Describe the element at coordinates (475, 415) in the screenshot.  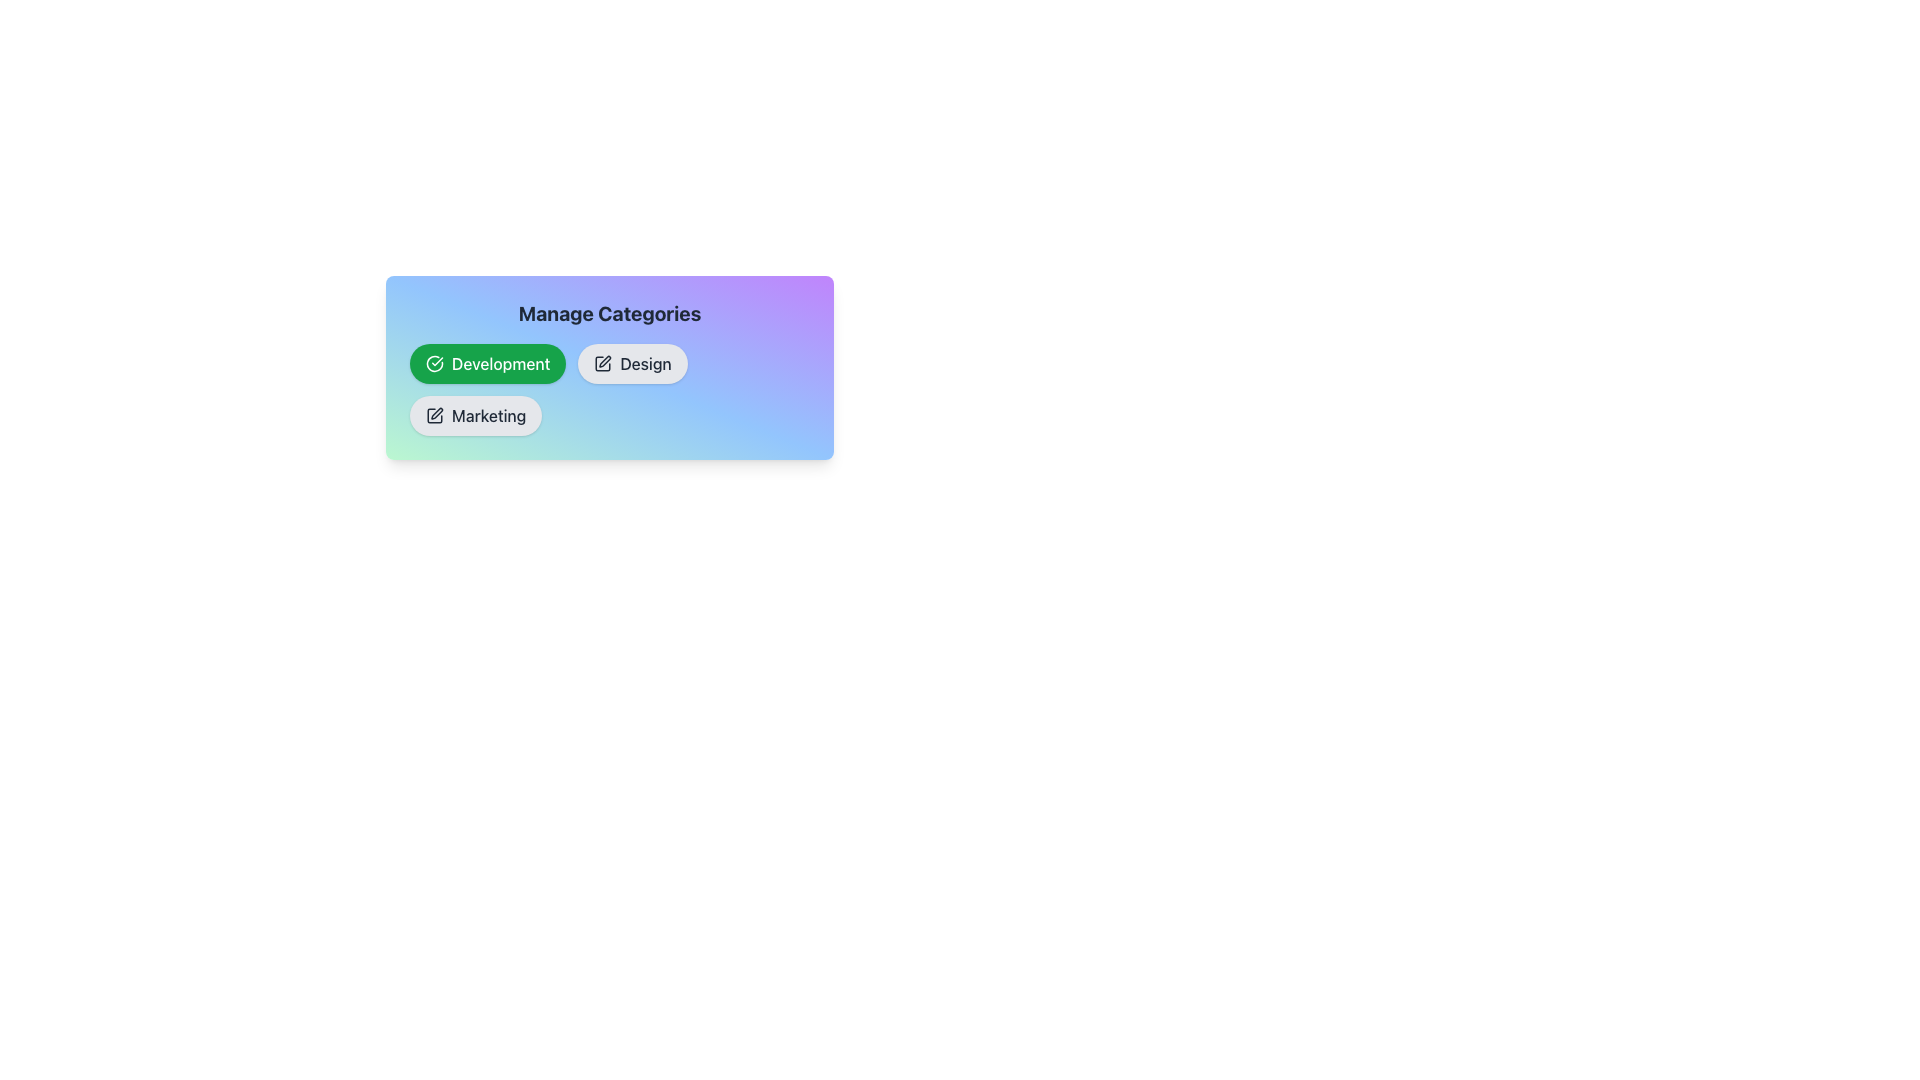
I see `the 'Marketing' button, which has a light gray background and dark gray text, located below the 'Development' and 'Design' buttons` at that location.